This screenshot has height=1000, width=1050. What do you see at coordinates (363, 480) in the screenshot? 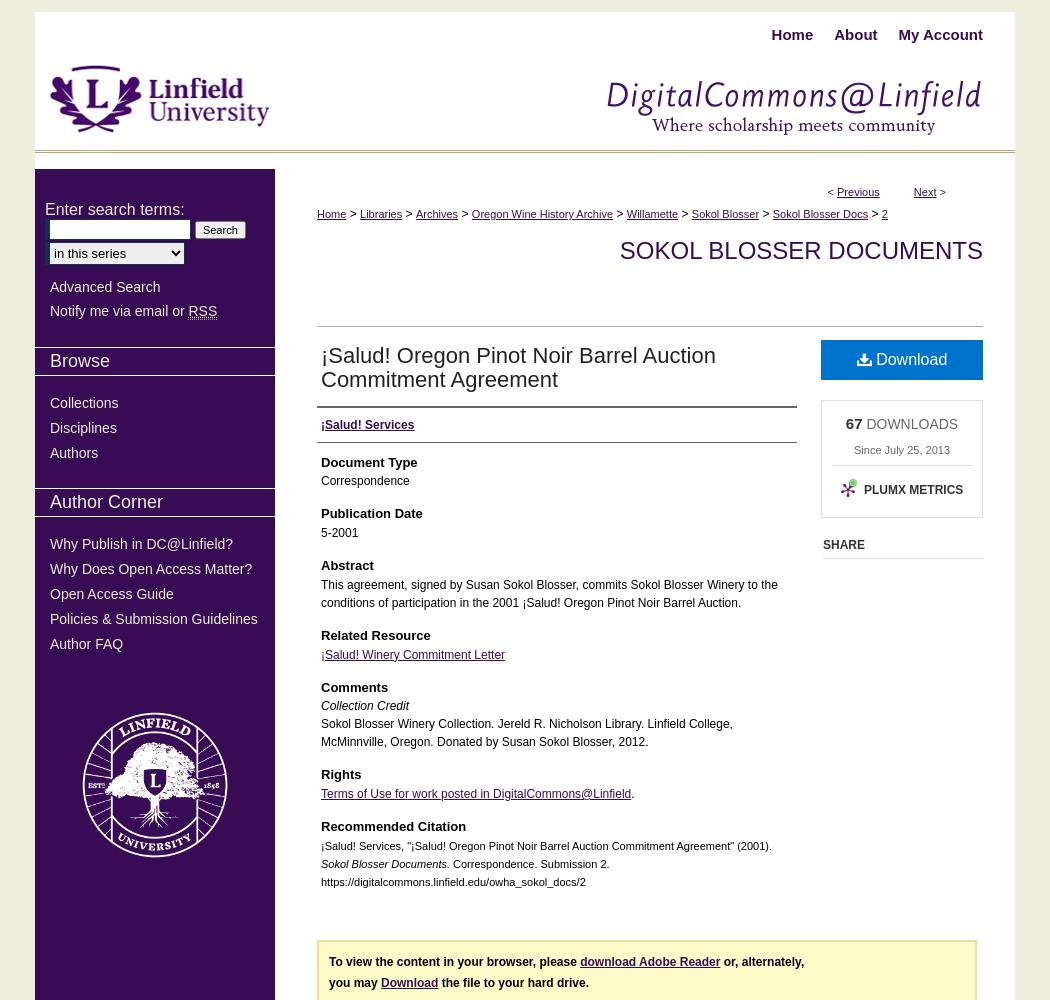
I see `'Correspondence'` at bounding box center [363, 480].